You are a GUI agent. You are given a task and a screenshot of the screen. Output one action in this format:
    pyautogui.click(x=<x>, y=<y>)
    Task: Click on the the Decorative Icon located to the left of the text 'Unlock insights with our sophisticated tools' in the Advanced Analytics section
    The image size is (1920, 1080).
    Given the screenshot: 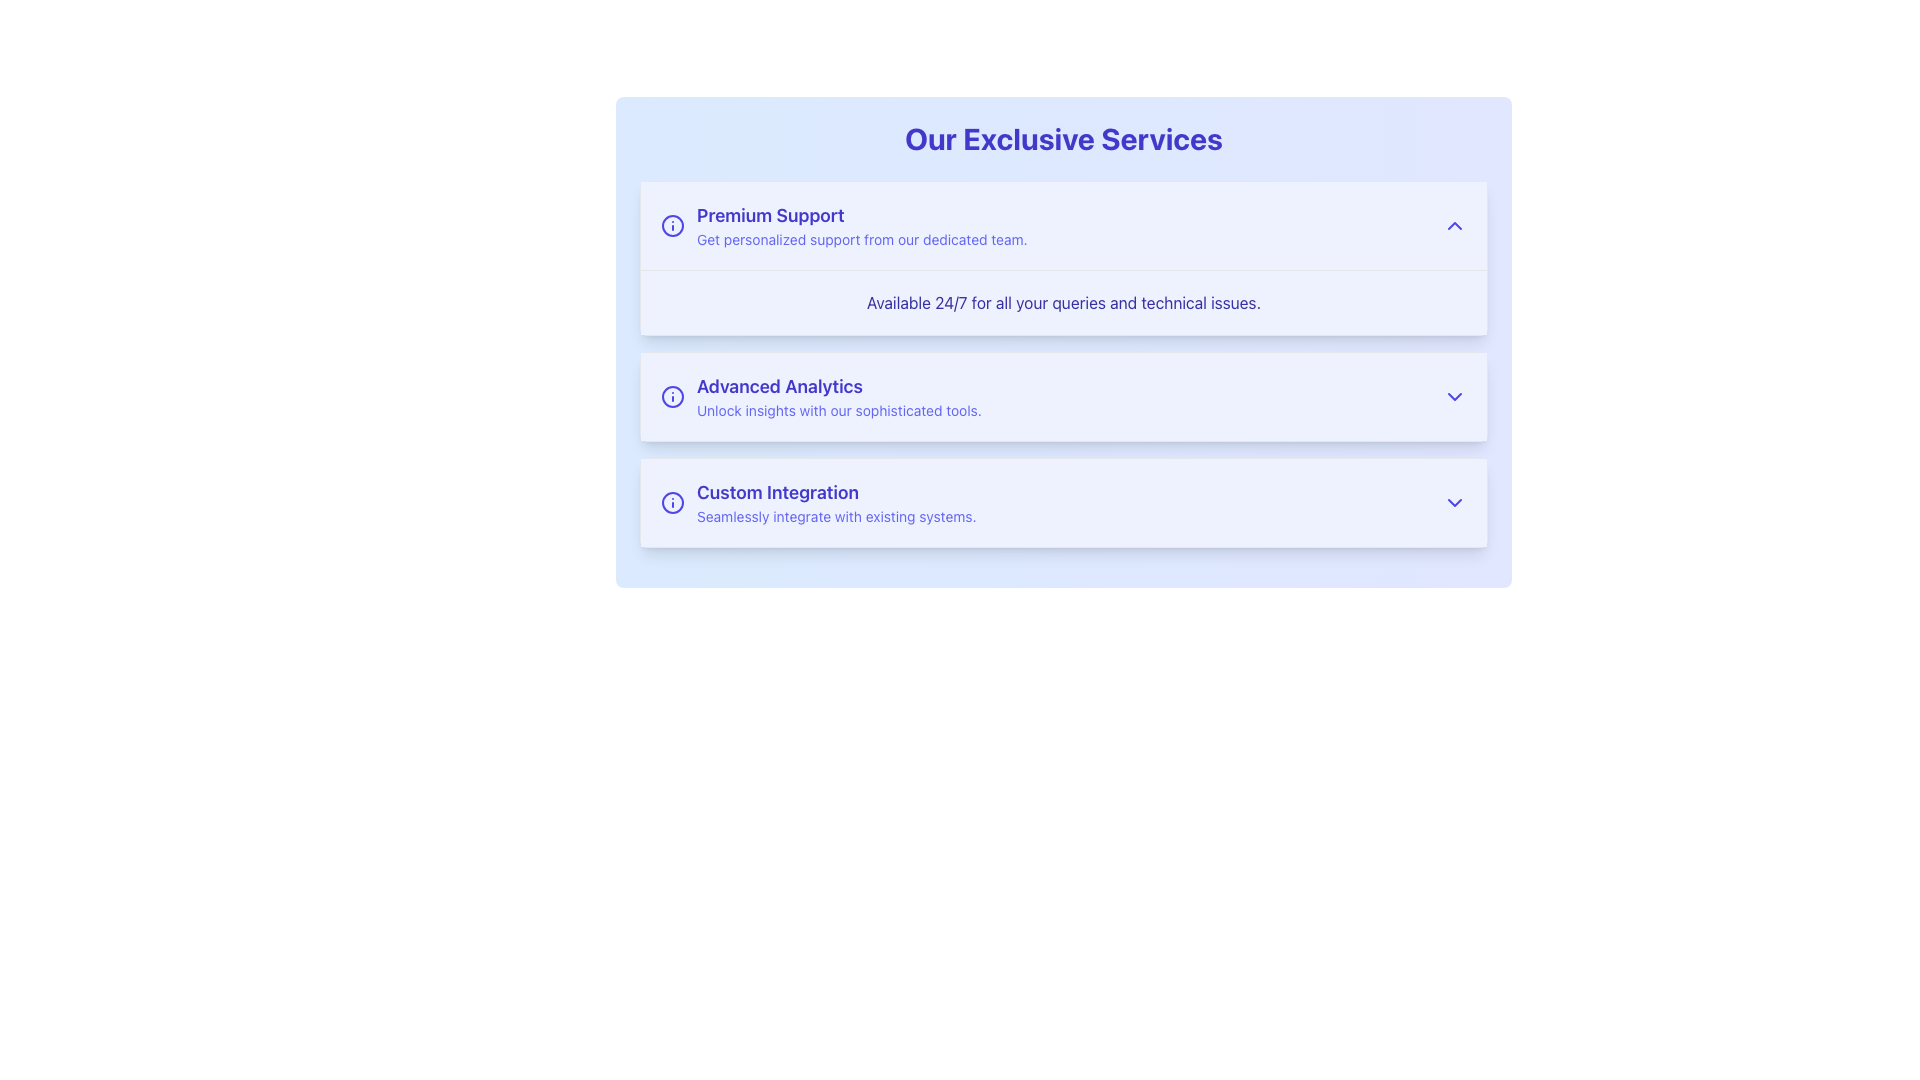 What is the action you would take?
    pyautogui.click(x=672, y=397)
    